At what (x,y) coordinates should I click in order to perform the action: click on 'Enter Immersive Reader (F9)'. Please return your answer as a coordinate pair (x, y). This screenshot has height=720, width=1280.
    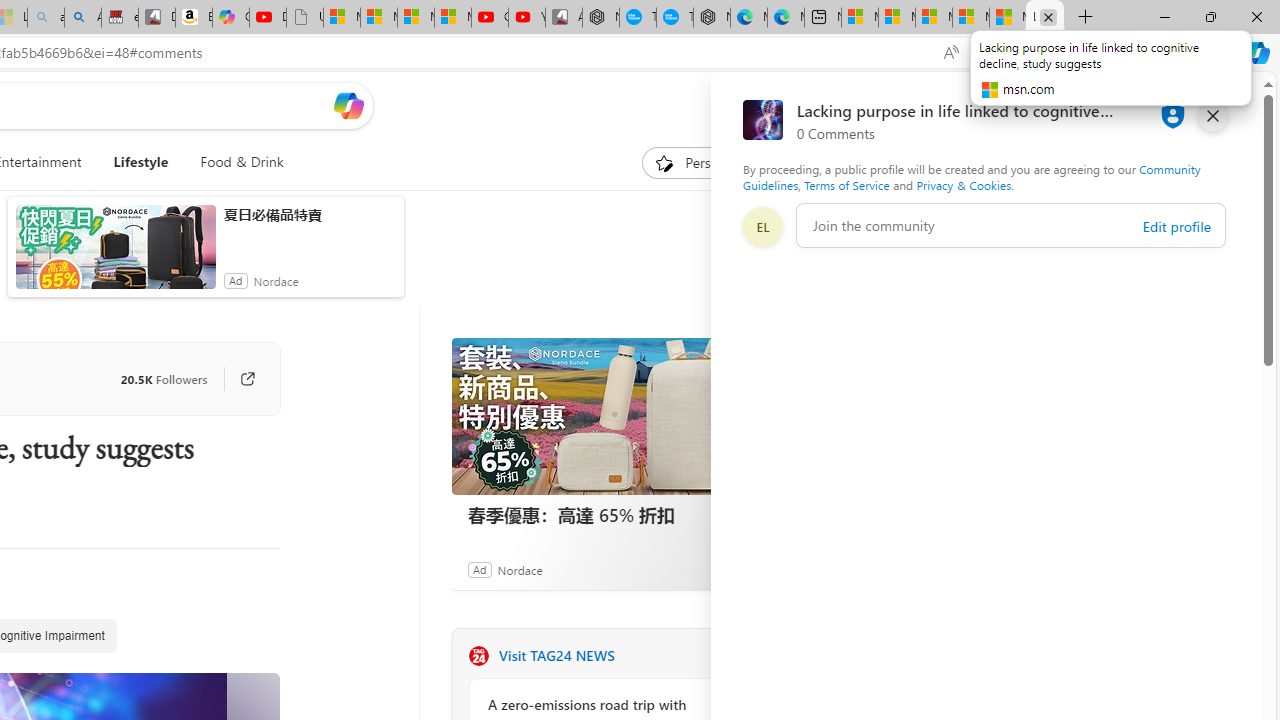
    Looking at the image, I should click on (991, 52).